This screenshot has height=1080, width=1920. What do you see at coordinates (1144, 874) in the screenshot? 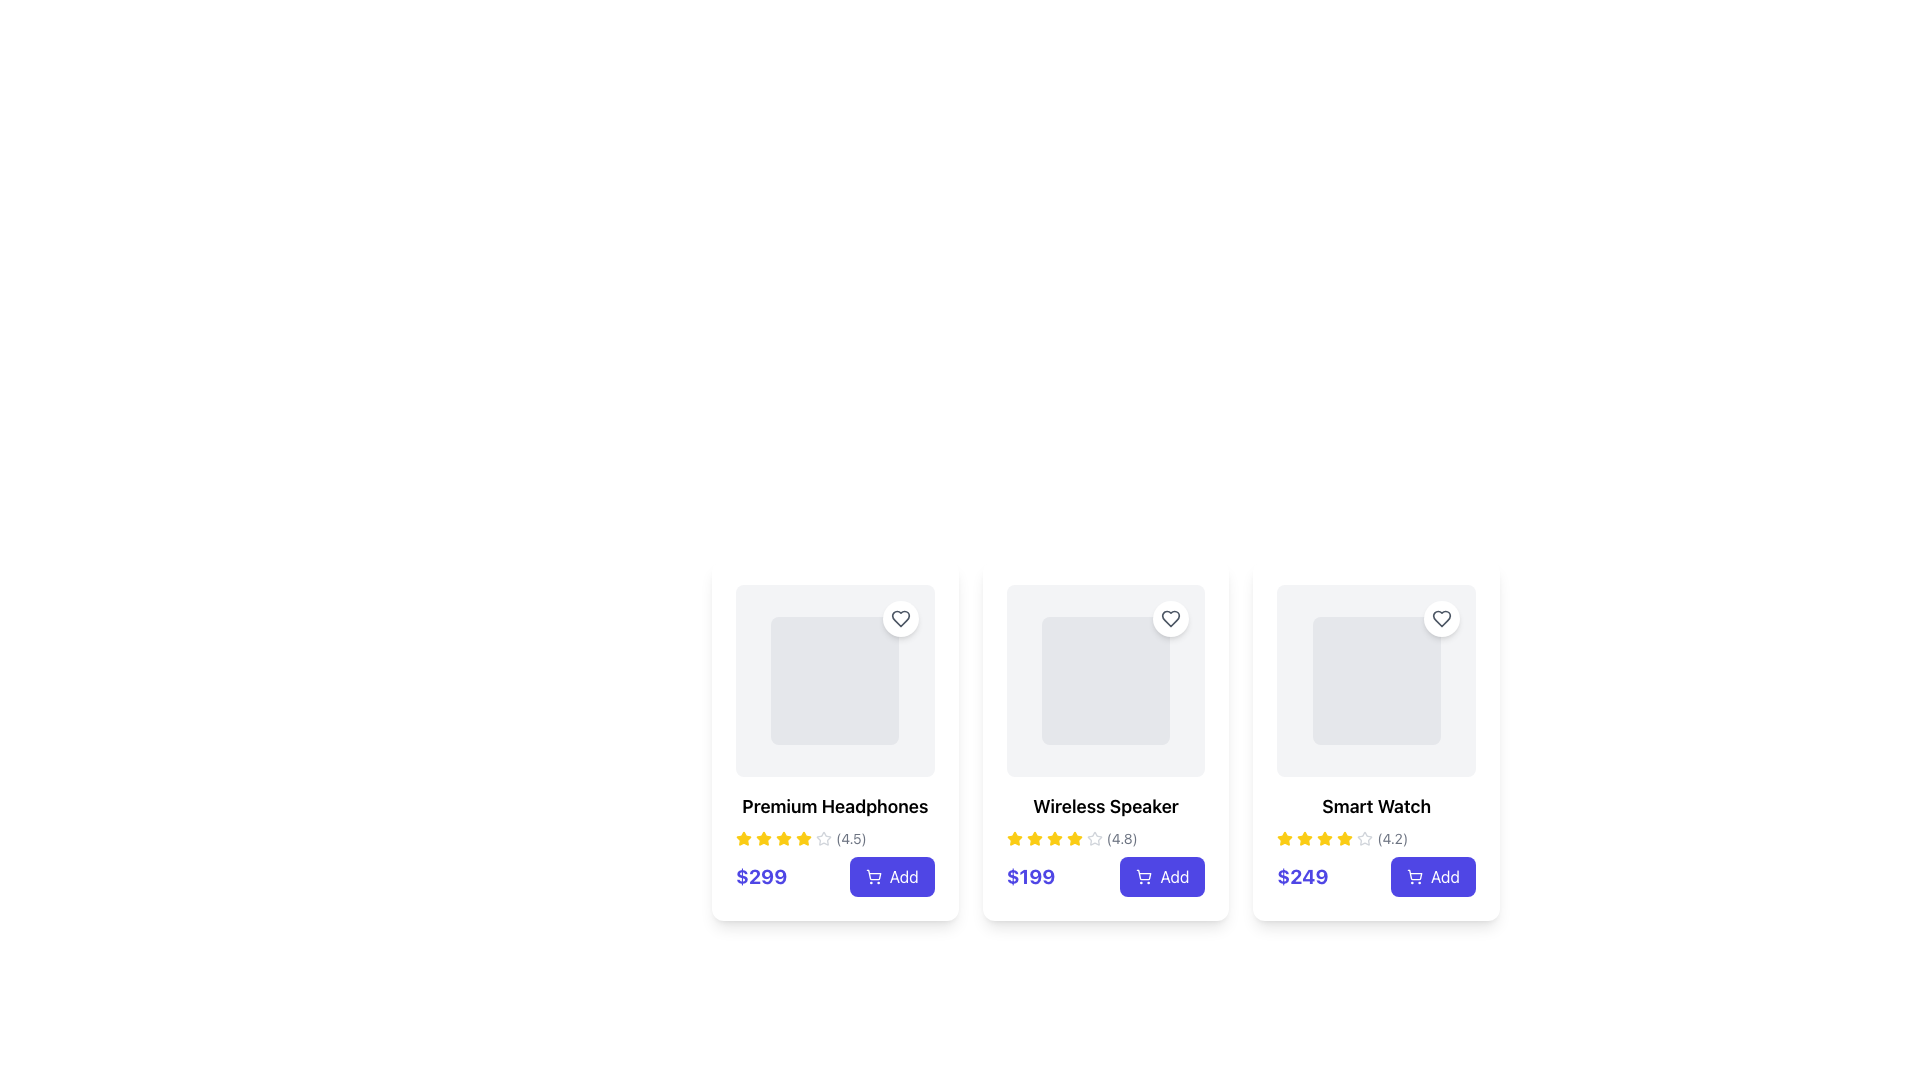
I see `the shopping cart icon located at the bottom part of the card beside the blue 'Add' button` at bounding box center [1144, 874].